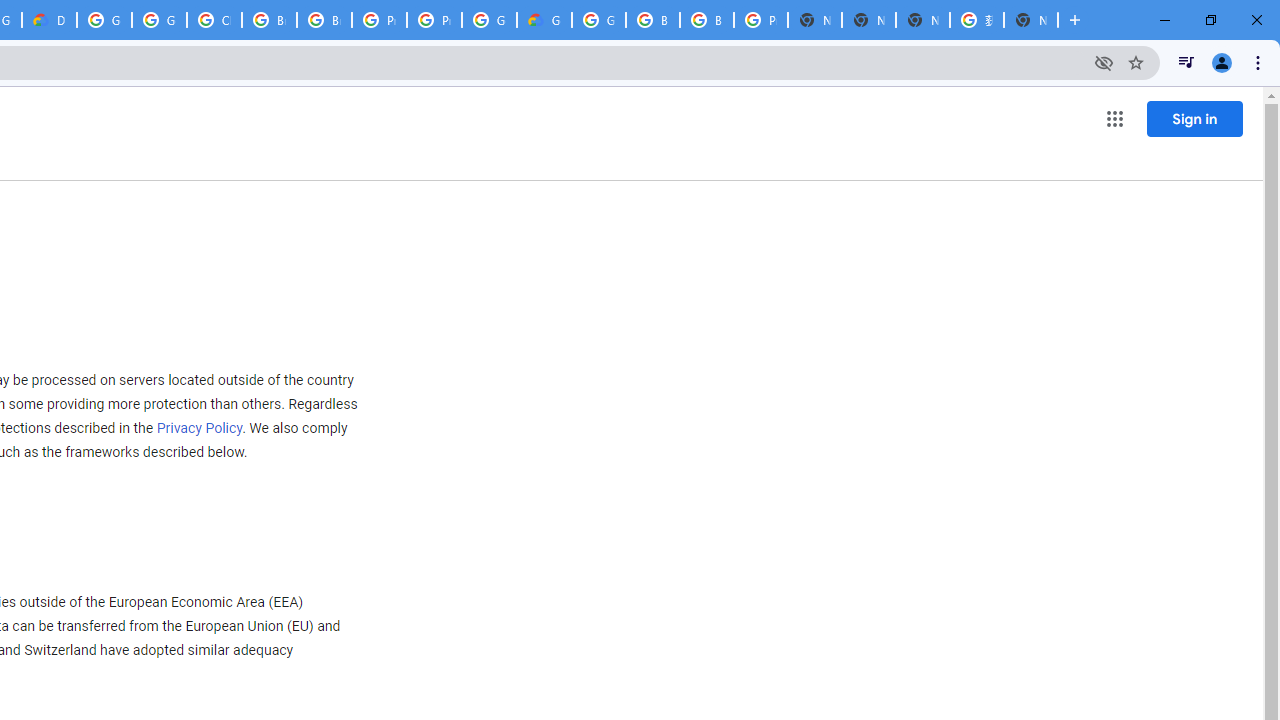 Image resolution: width=1280 pixels, height=720 pixels. Describe the element at coordinates (1031, 20) in the screenshot. I see `'New Tab'` at that location.